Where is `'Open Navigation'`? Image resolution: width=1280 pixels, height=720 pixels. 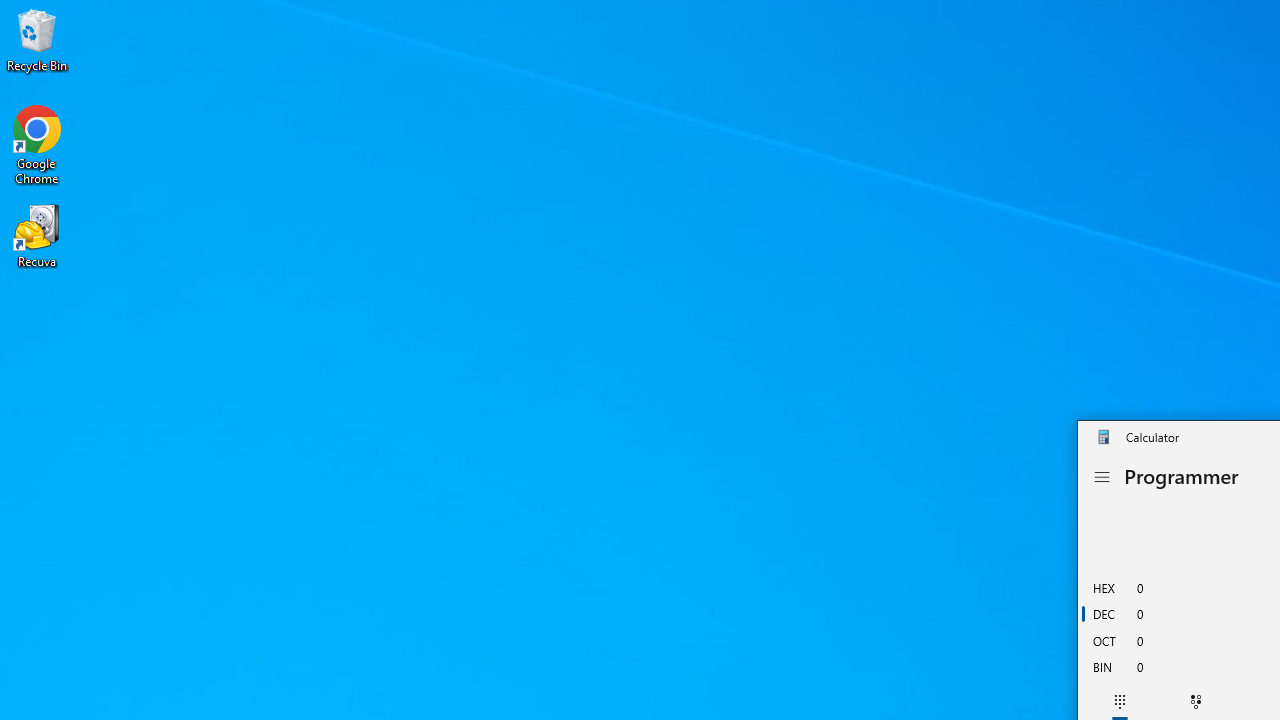 'Open Navigation' is located at coordinates (1101, 477).